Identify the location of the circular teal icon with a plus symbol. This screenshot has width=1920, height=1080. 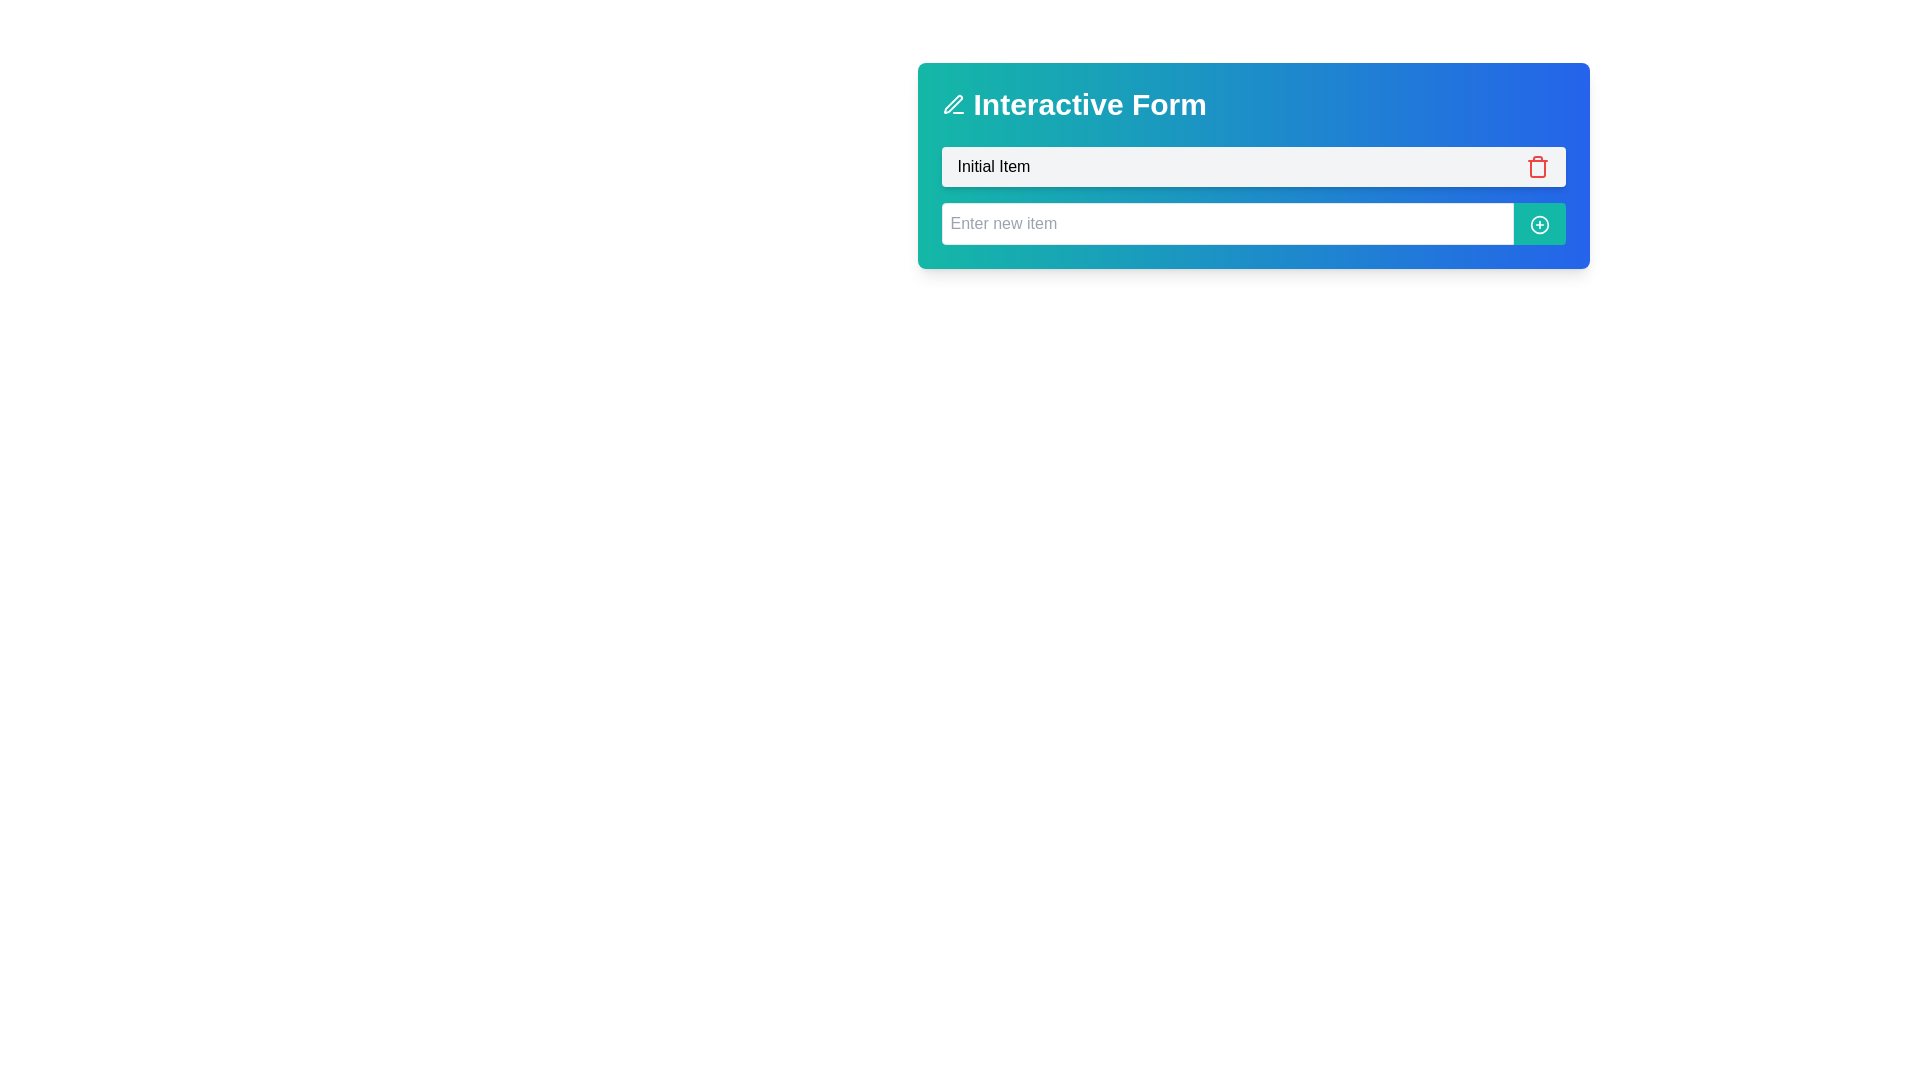
(1538, 224).